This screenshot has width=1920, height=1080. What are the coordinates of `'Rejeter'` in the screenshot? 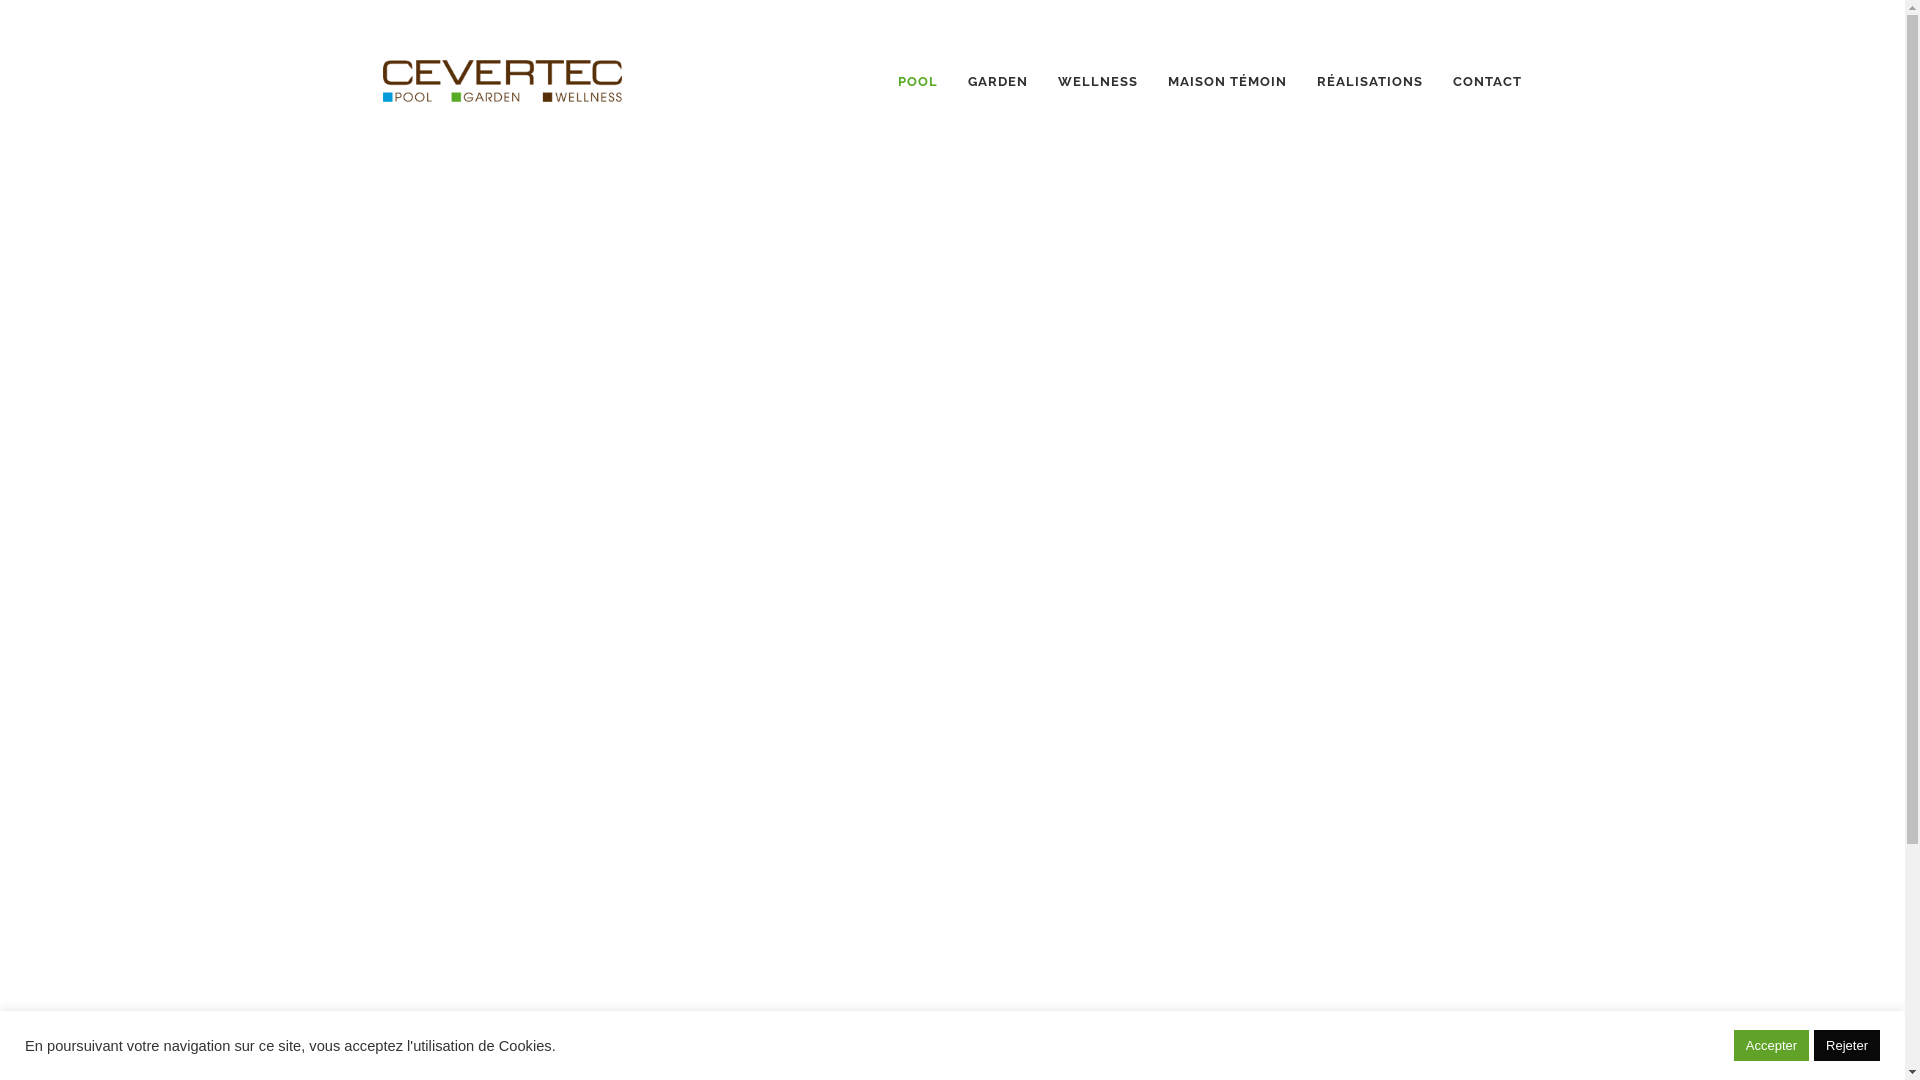 It's located at (1846, 1044).